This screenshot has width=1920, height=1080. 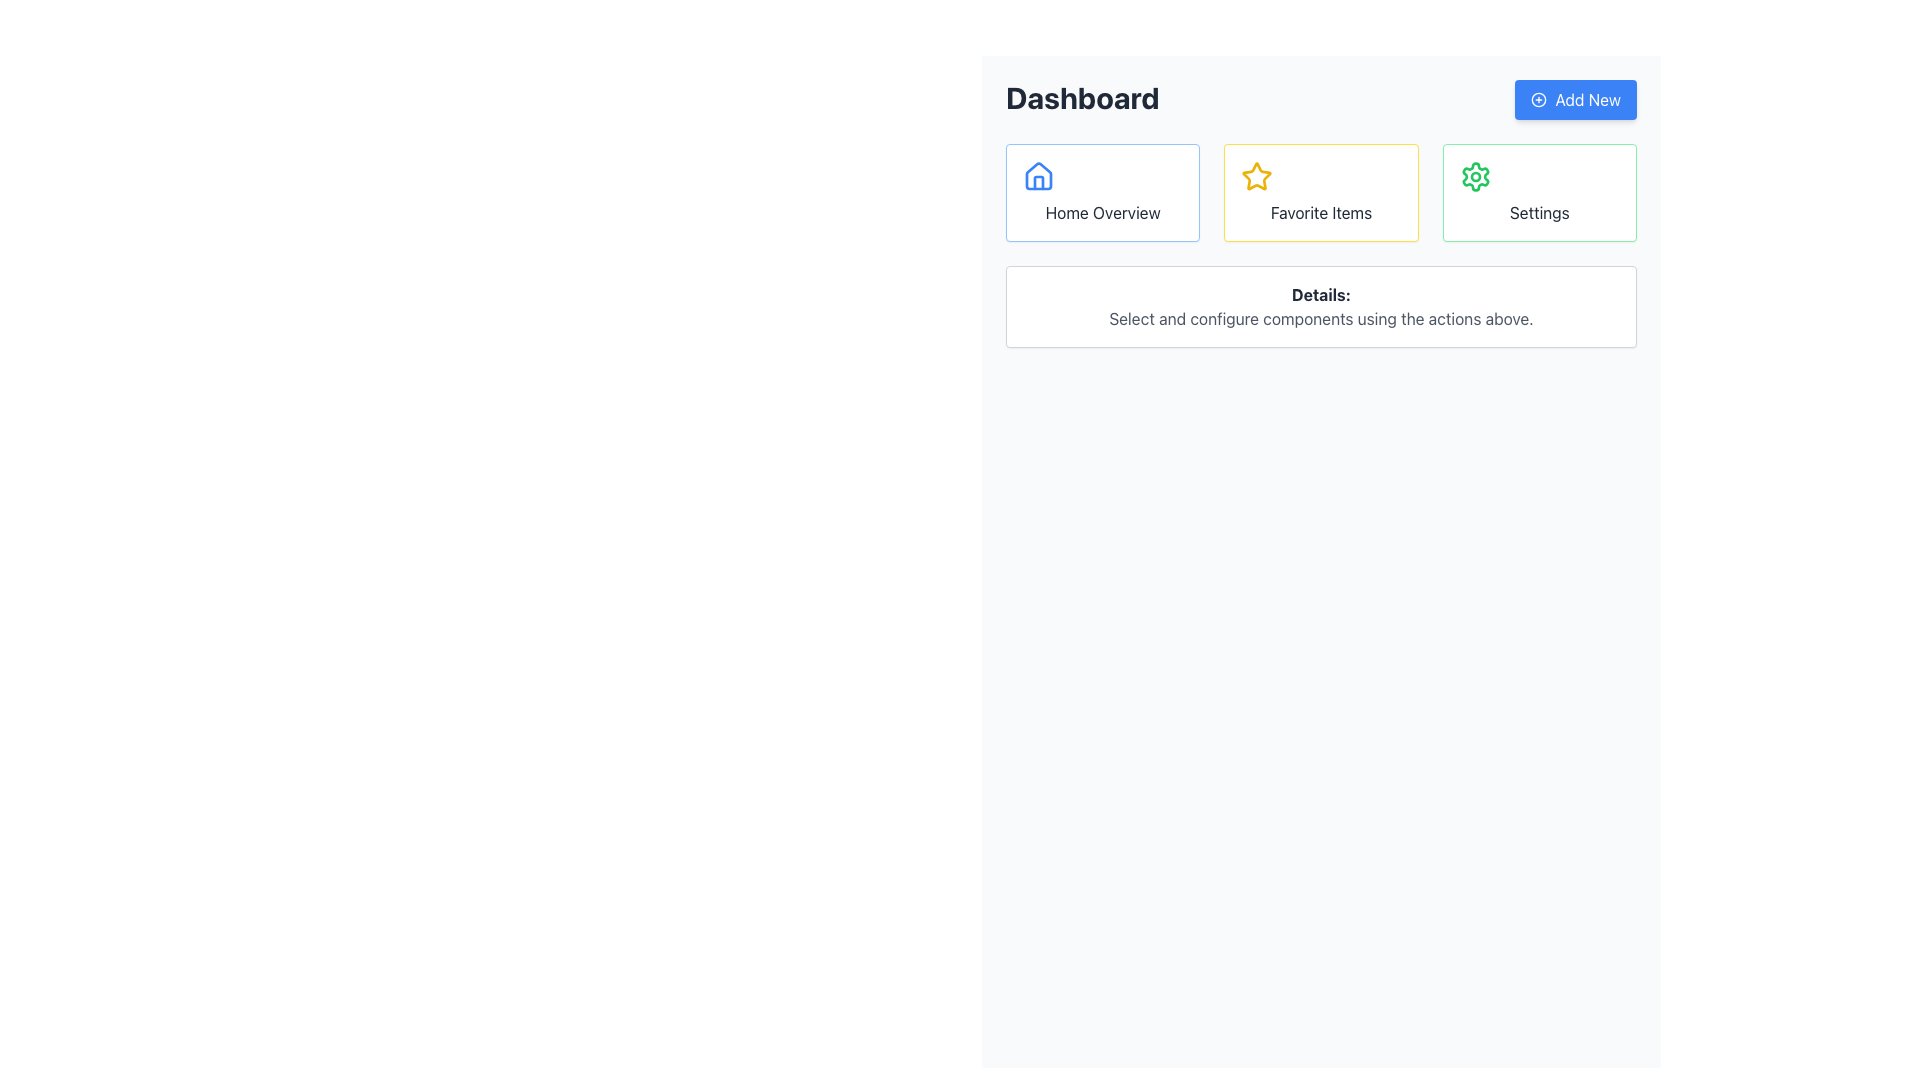 I want to click on the star-shaped SVG icon representing 'Favorite Items' located in the middle of the yellow-bordered card on the dashboard, so click(x=1256, y=175).